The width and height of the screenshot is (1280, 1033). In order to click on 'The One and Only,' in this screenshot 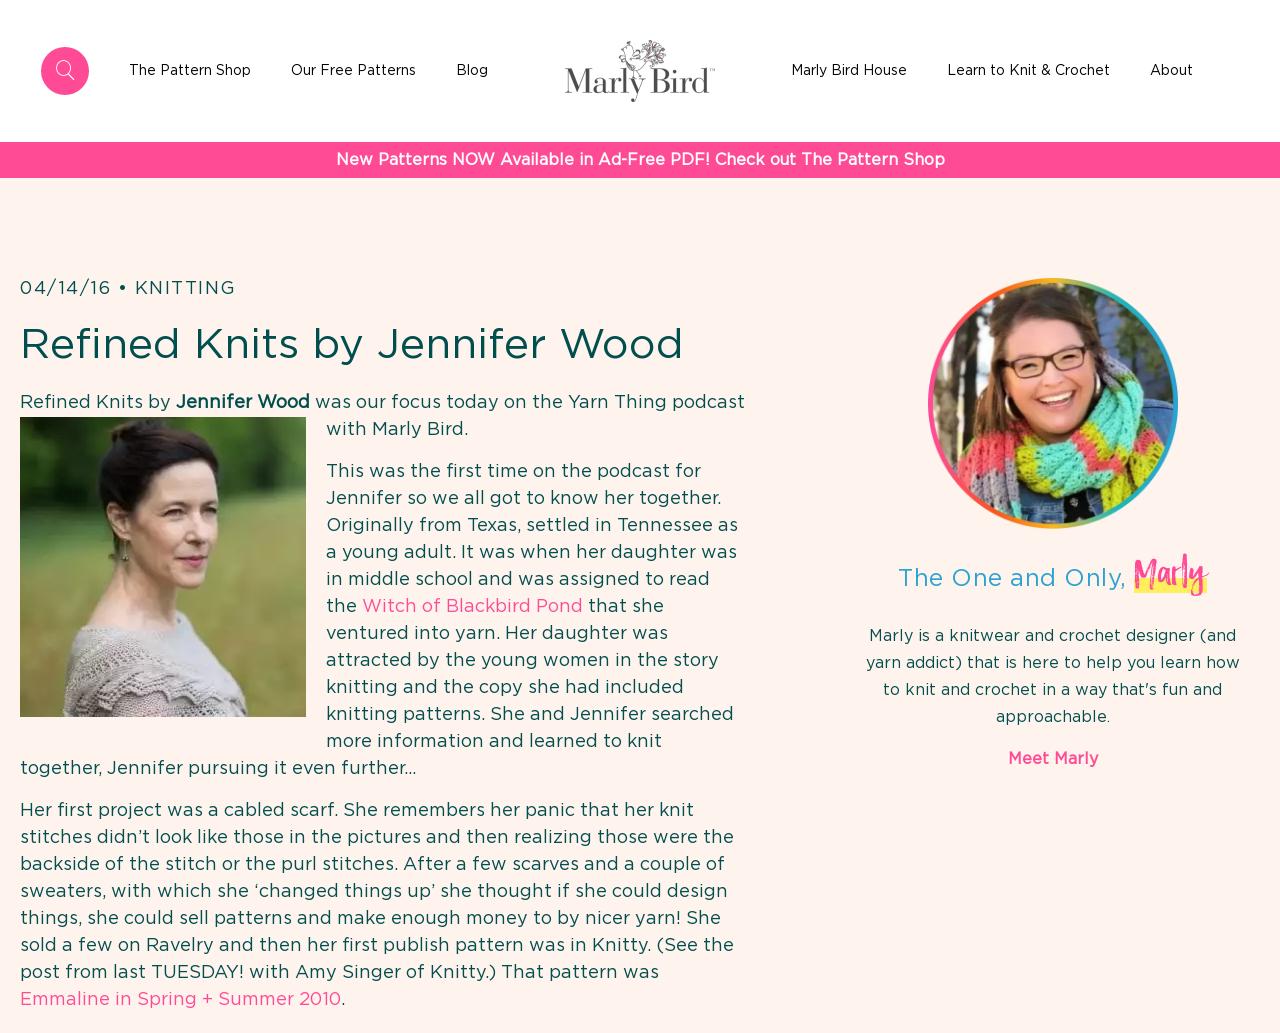, I will do `click(1011, 576)`.